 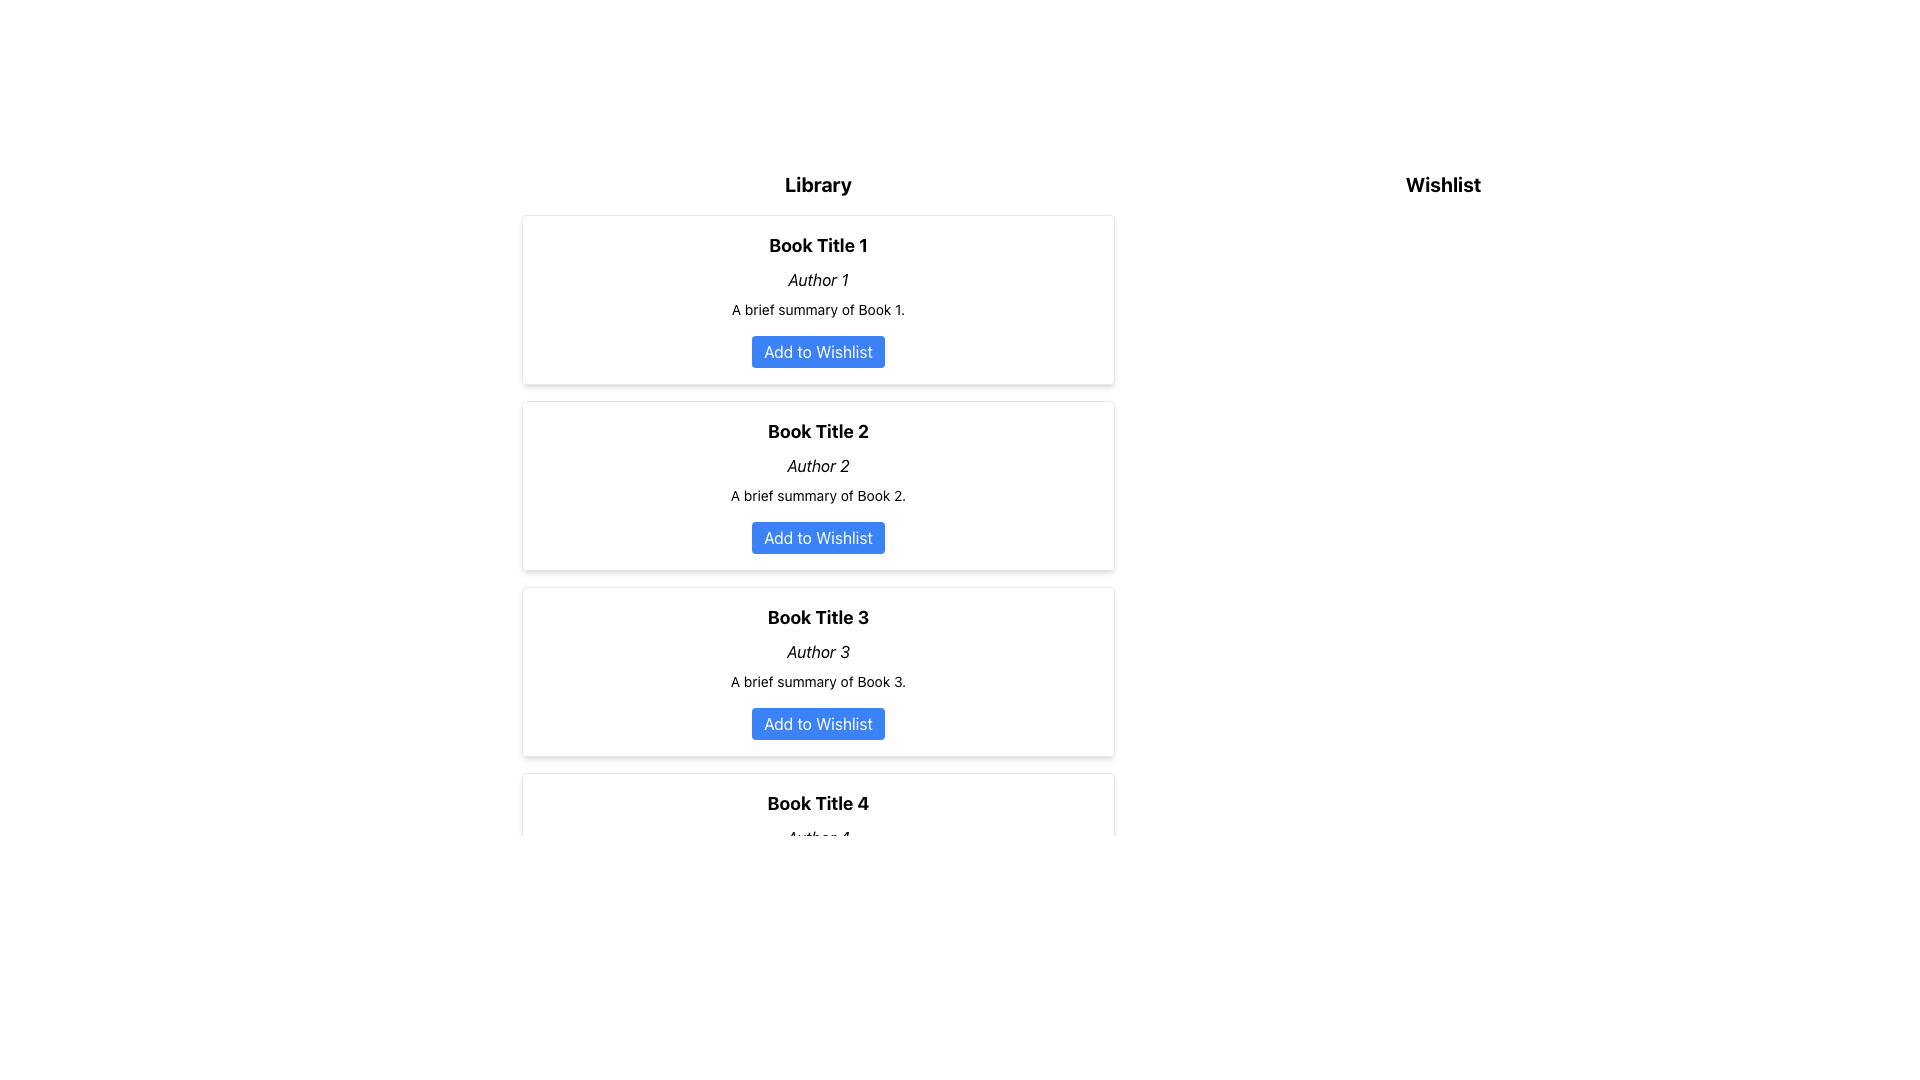 What do you see at coordinates (818, 185) in the screenshot?
I see `the prominent 'Library' text element which is styled in bold and large size, located at the top of the content section` at bounding box center [818, 185].